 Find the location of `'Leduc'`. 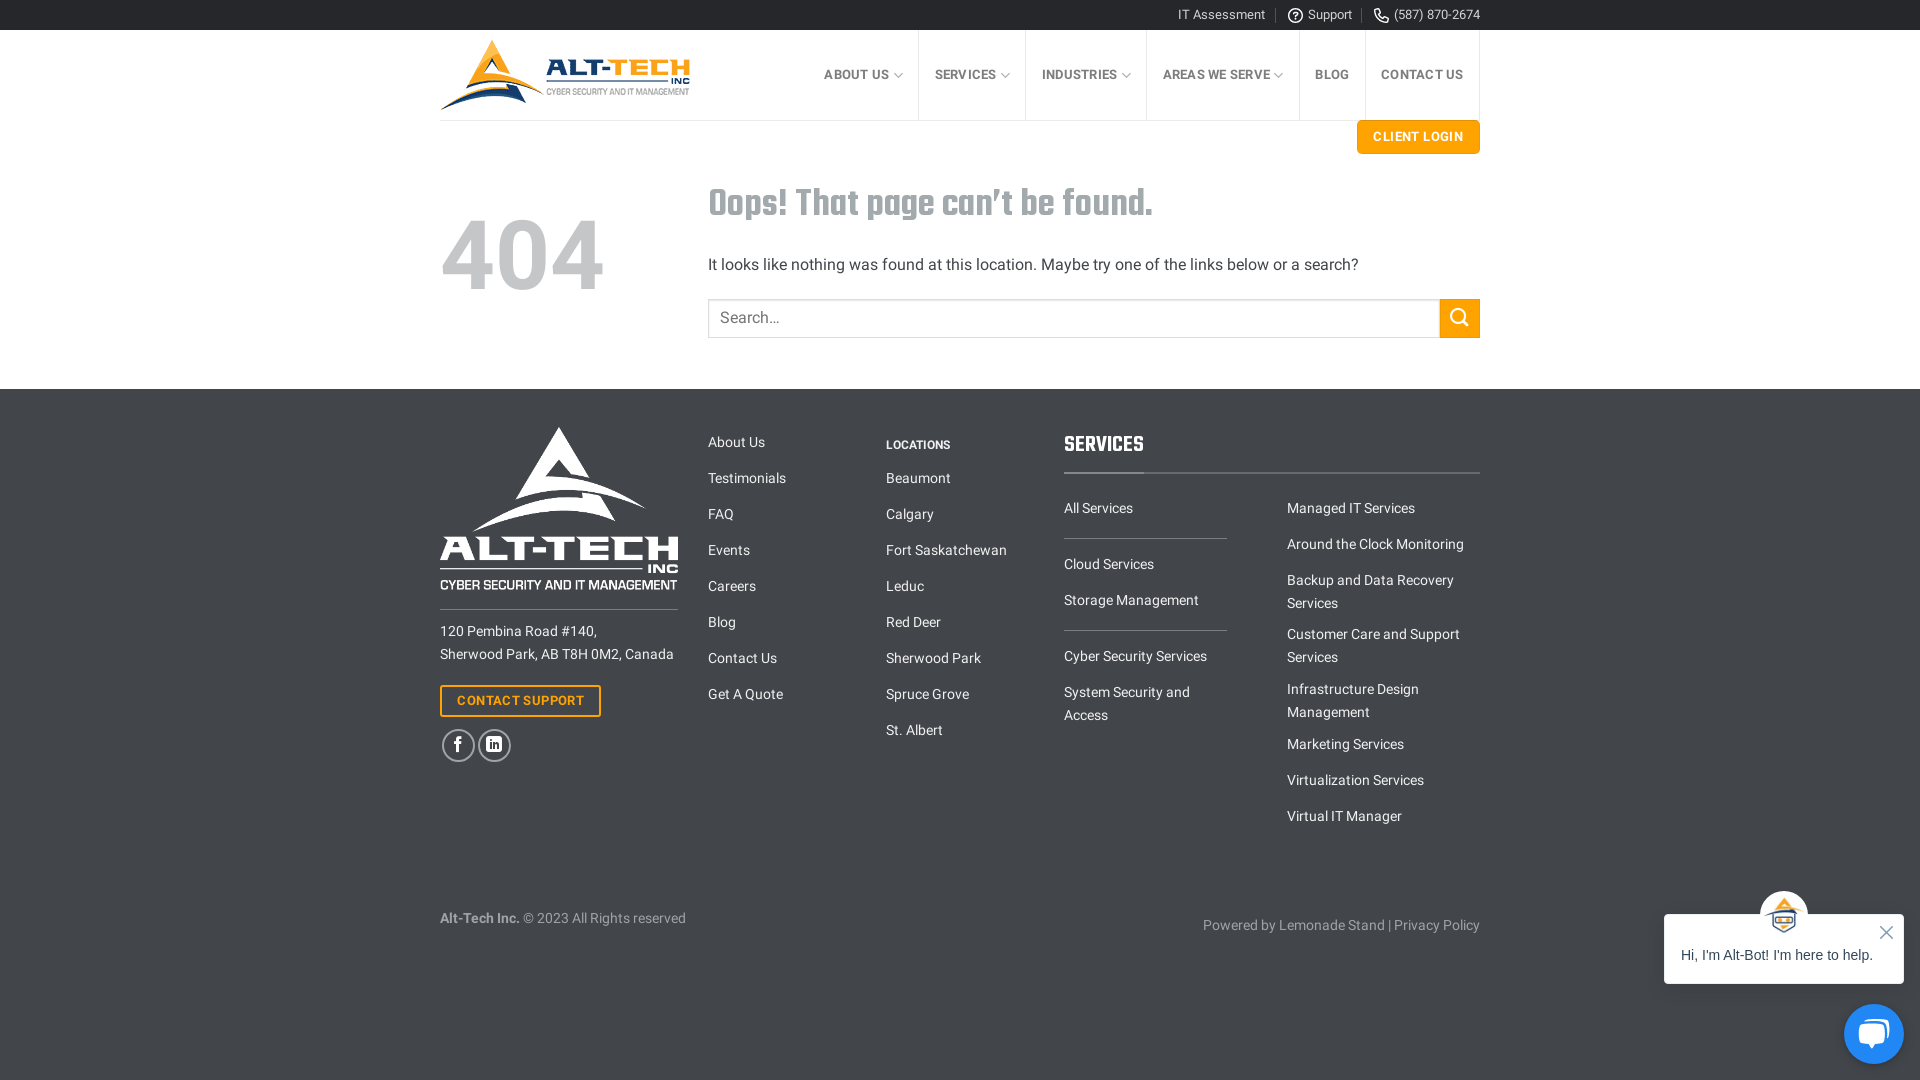

'Leduc' is located at coordinates (960, 588).